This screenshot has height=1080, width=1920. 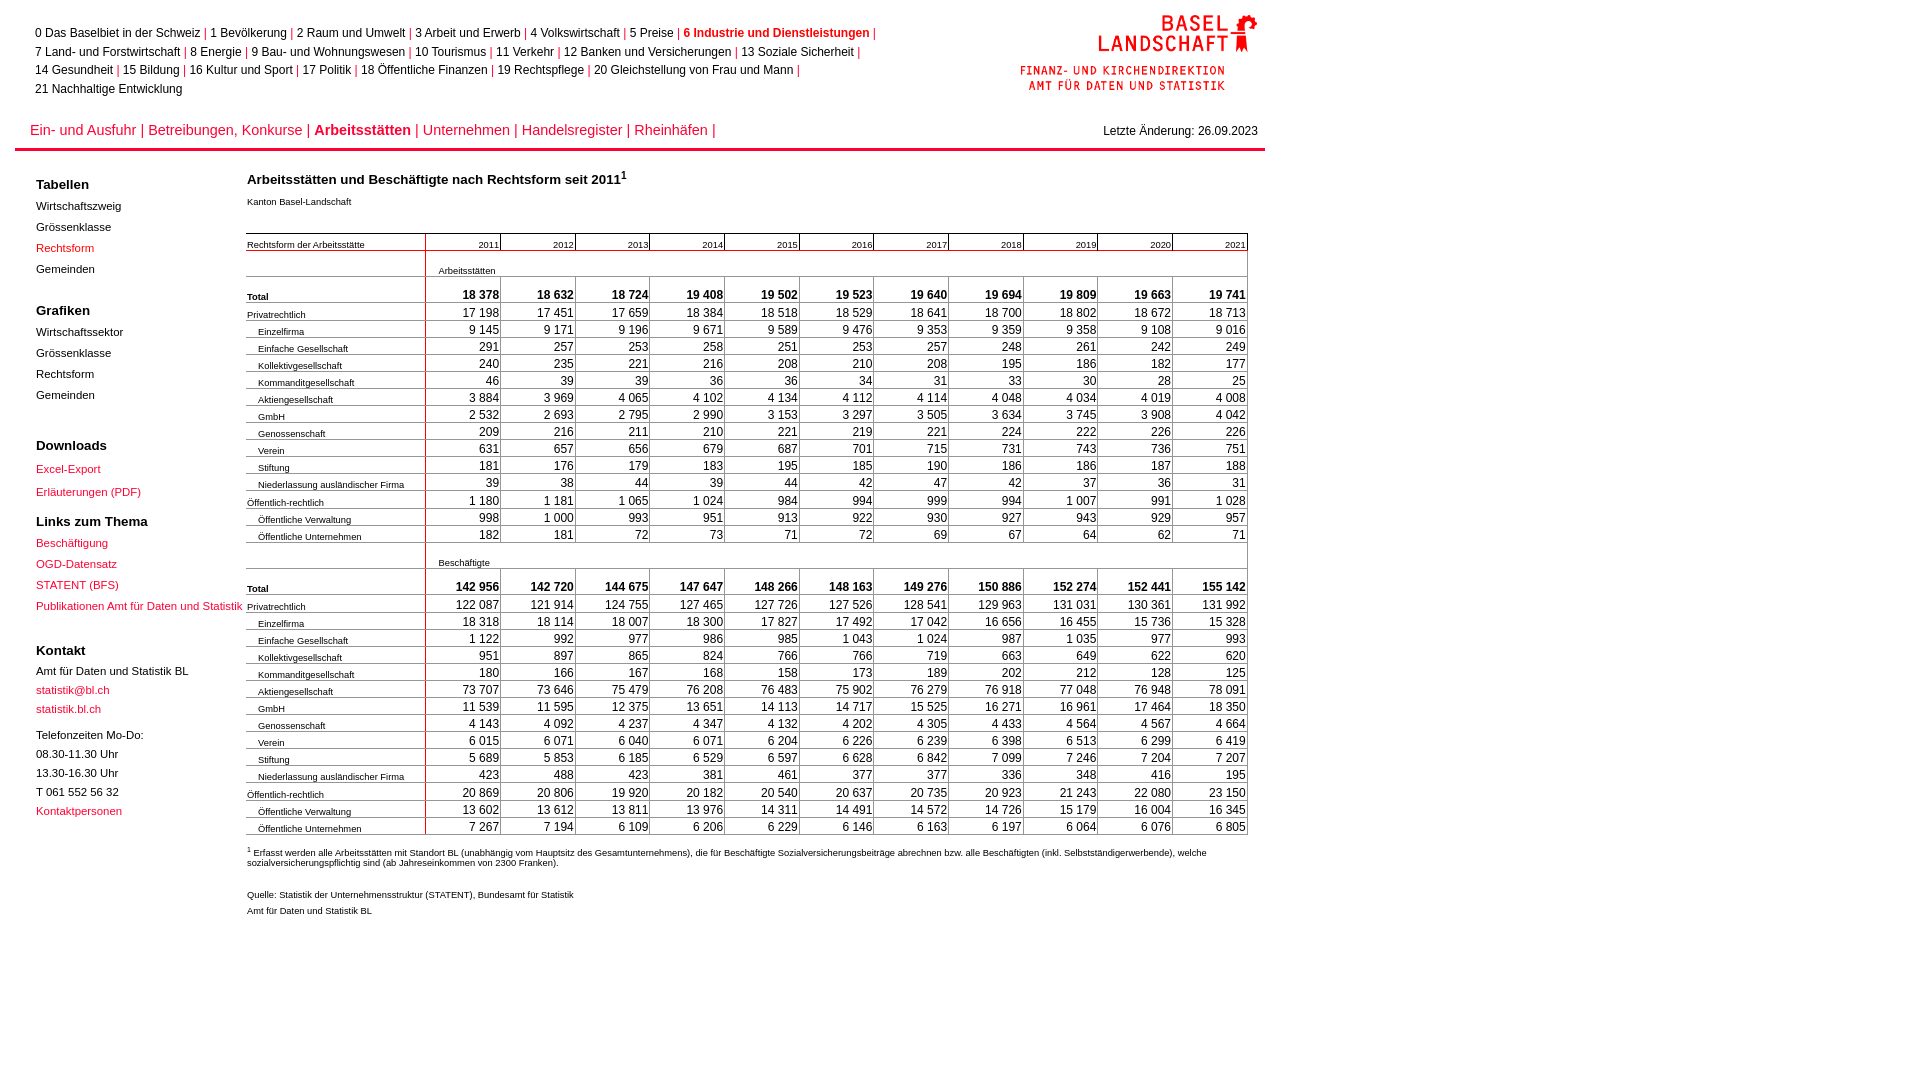 What do you see at coordinates (240, 68) in the screenshot?
I see `'16 Kultur und Sport'` at bounding box center [240, 68].